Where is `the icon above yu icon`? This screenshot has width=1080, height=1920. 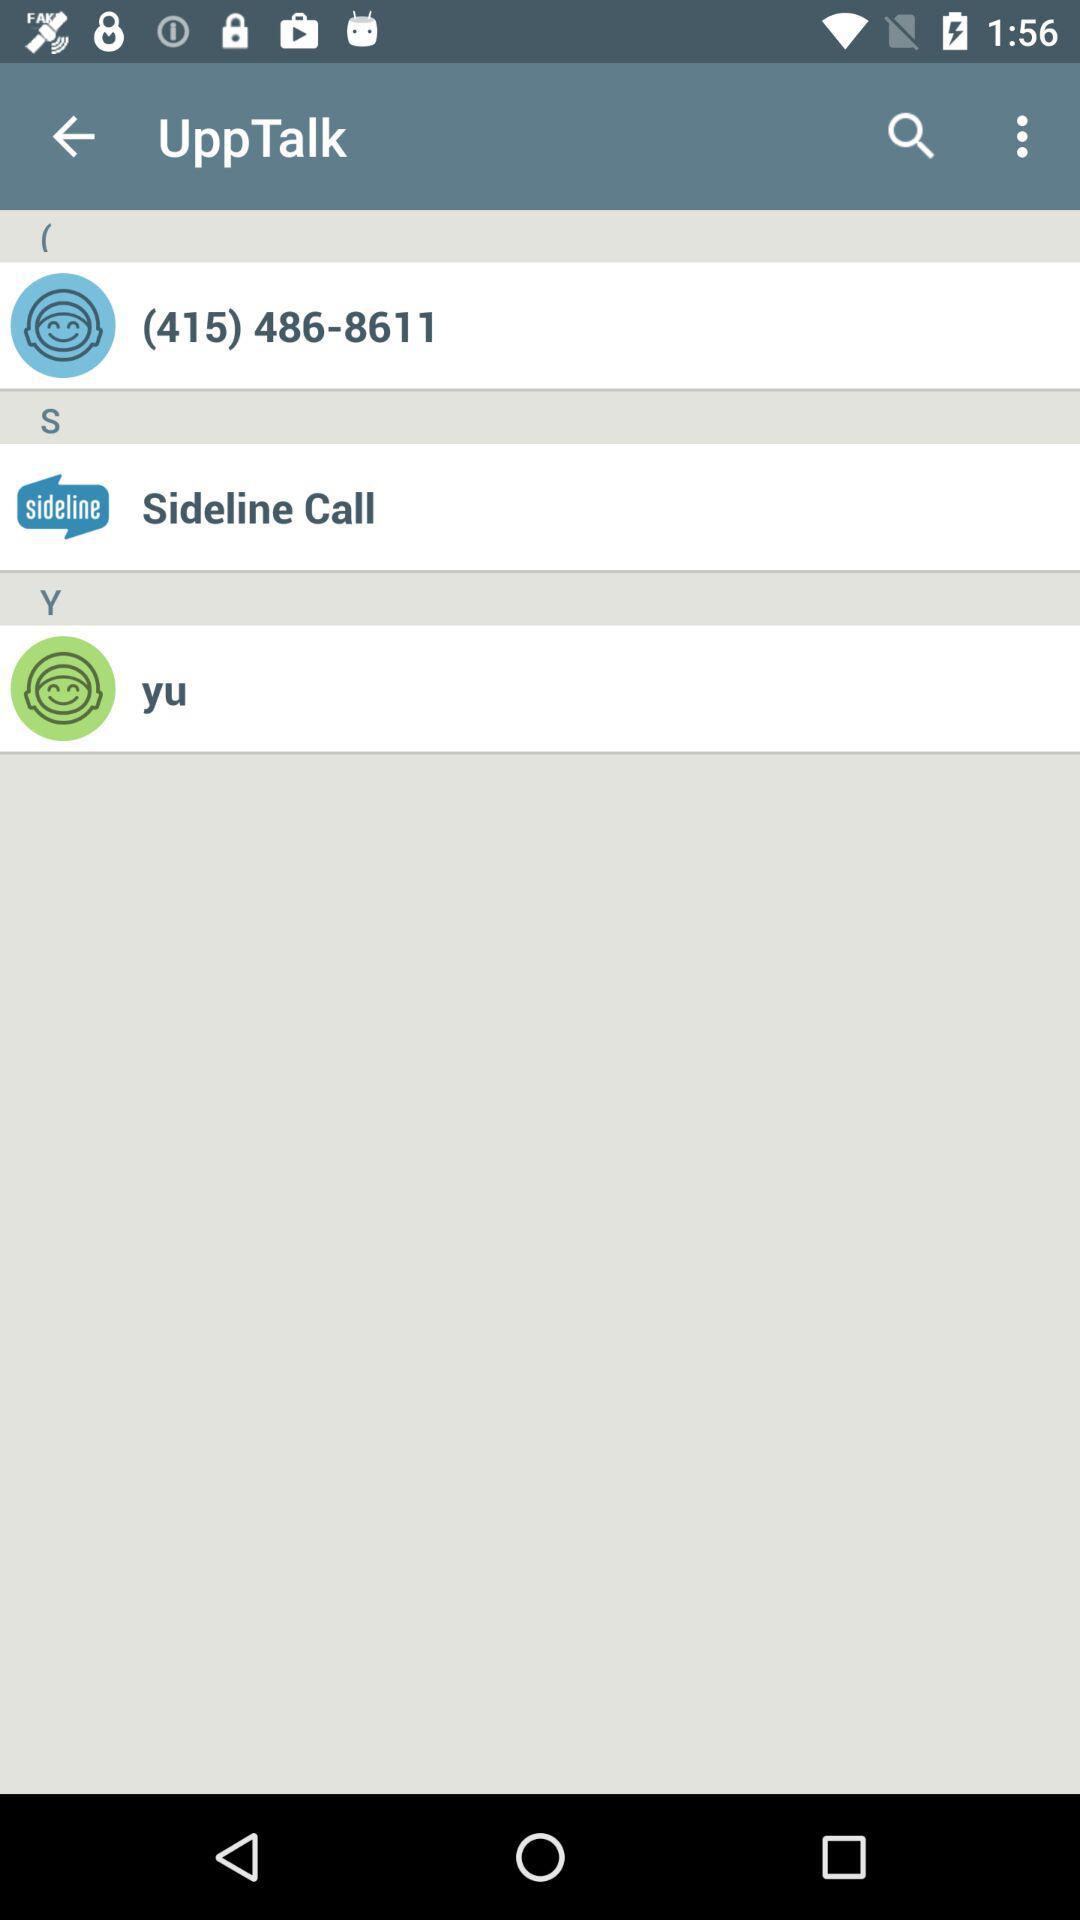
the icon above yu icon is located at coordinates (609, 507).